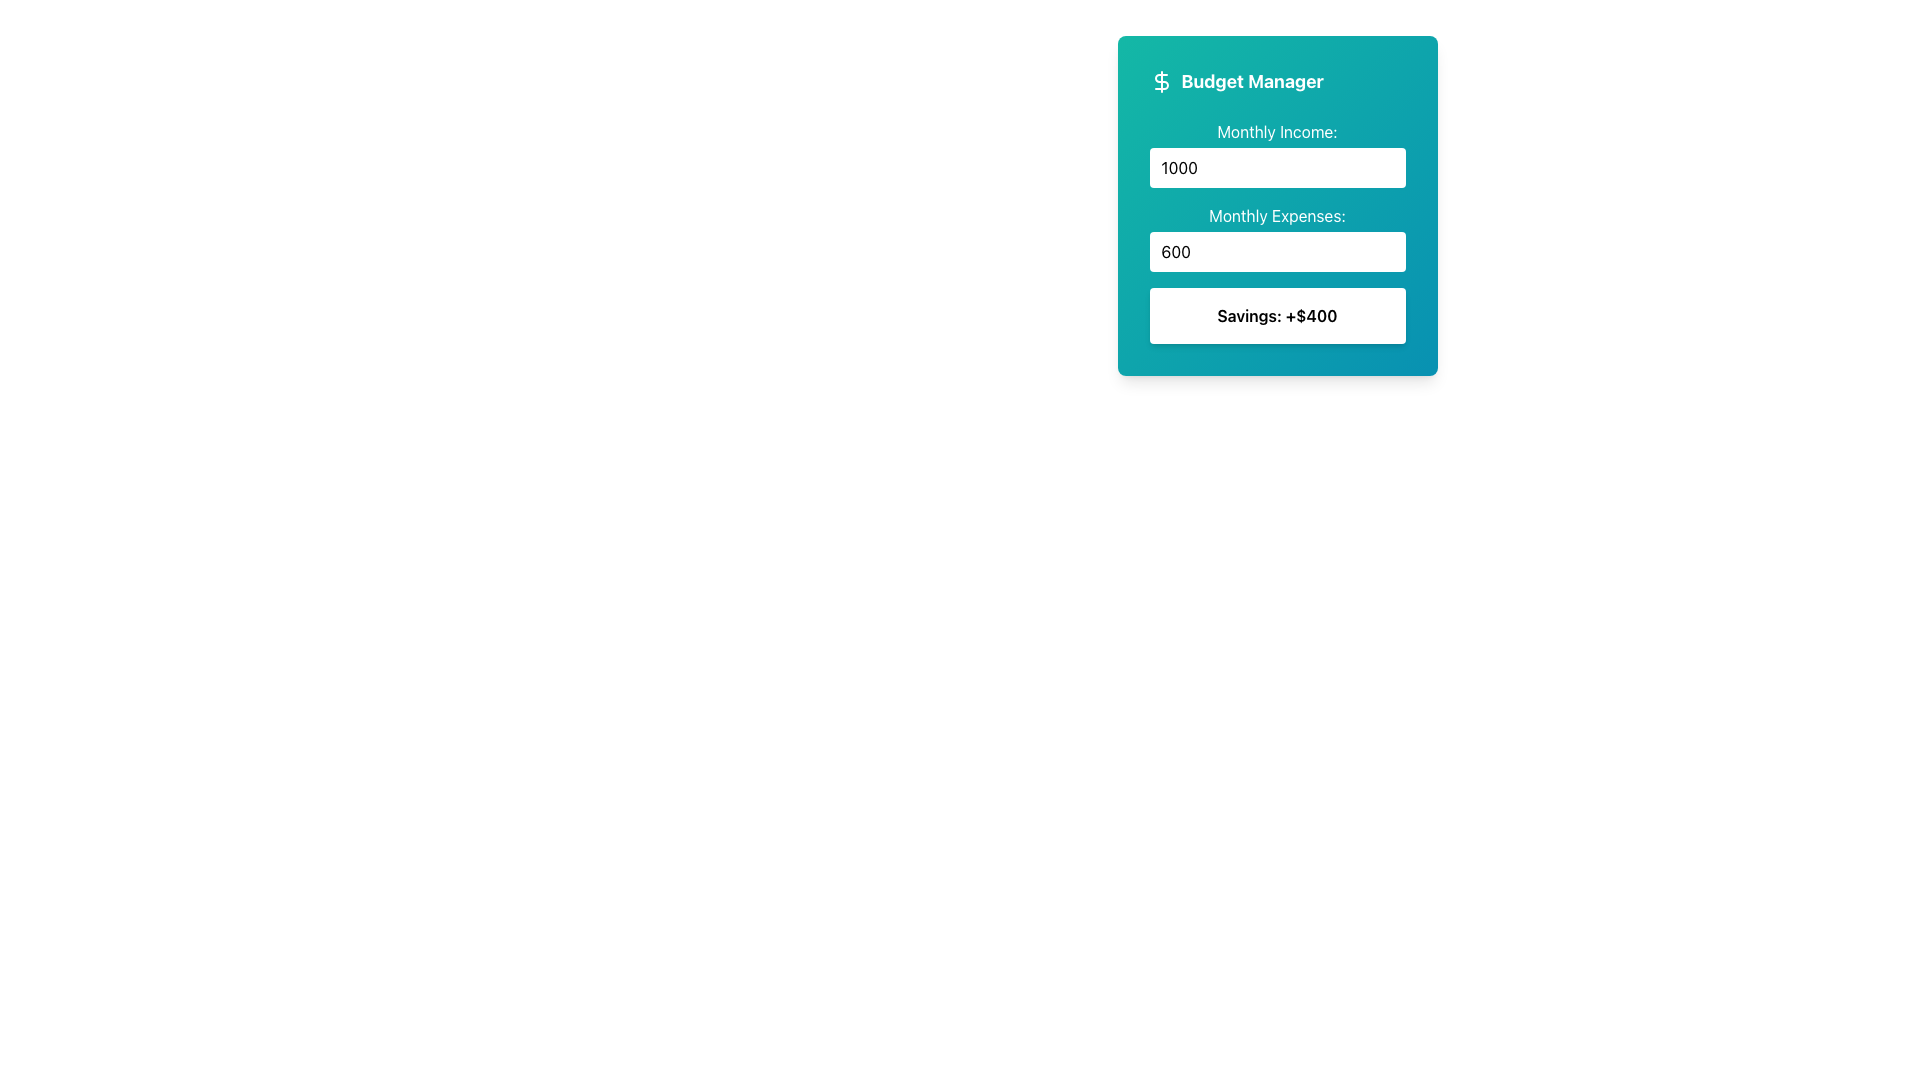 This screenshot has width=1920, height=1080. I want to click on the Static Text Label above the input field in the 'Budget Manager' card to provide context to the user about the expected input, so click(1276, 131).